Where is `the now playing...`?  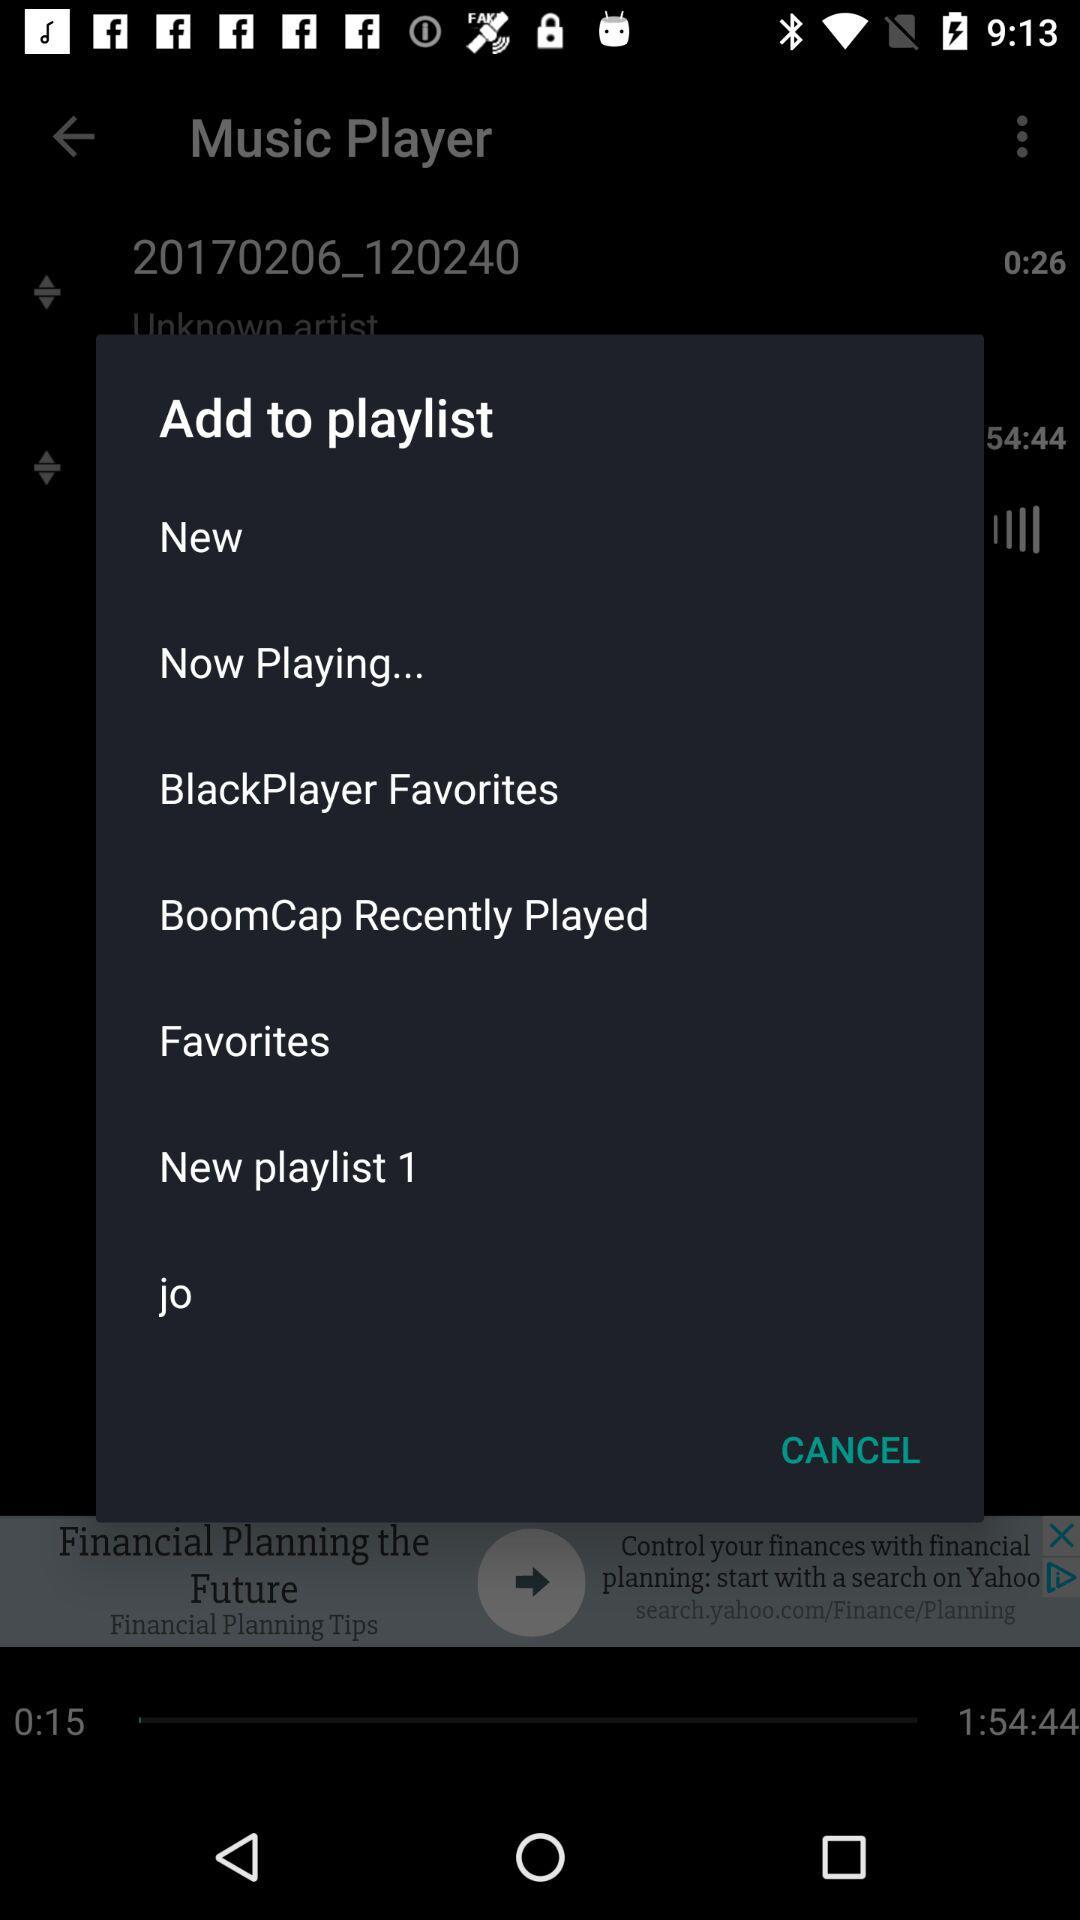 the now playing... is located at coordinates (540, 661).